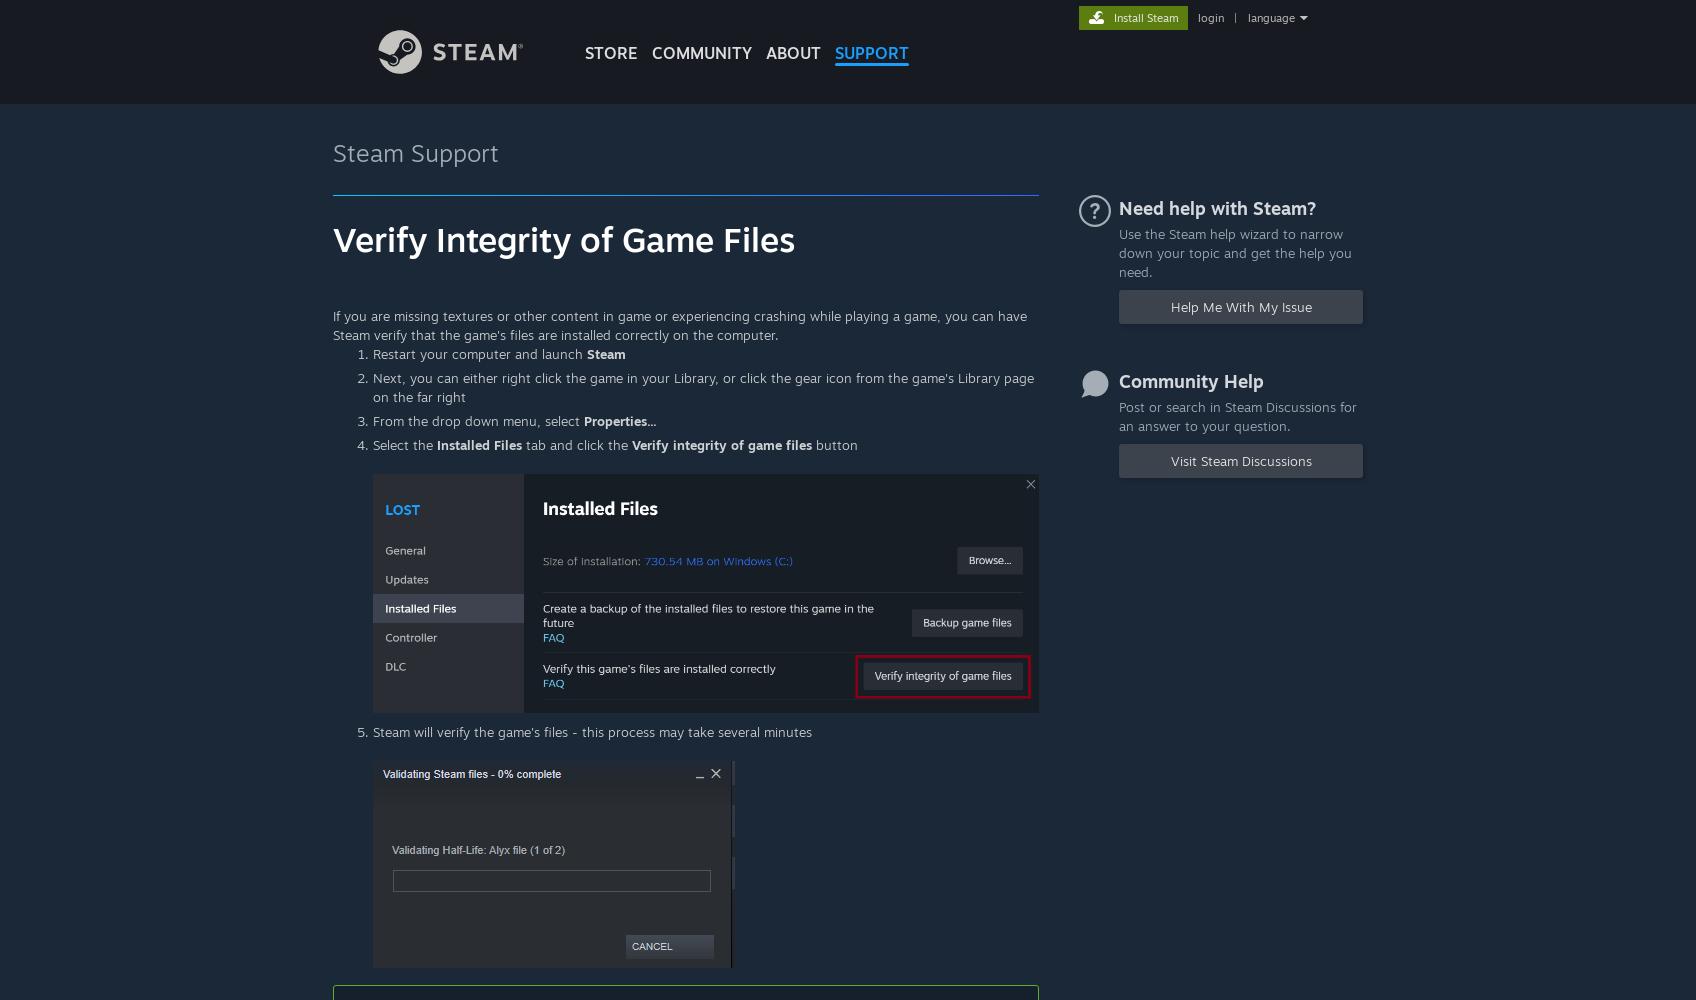  I want to click on 'Steam will verify the game's files - this process may take several minutes', so click(592, 730).